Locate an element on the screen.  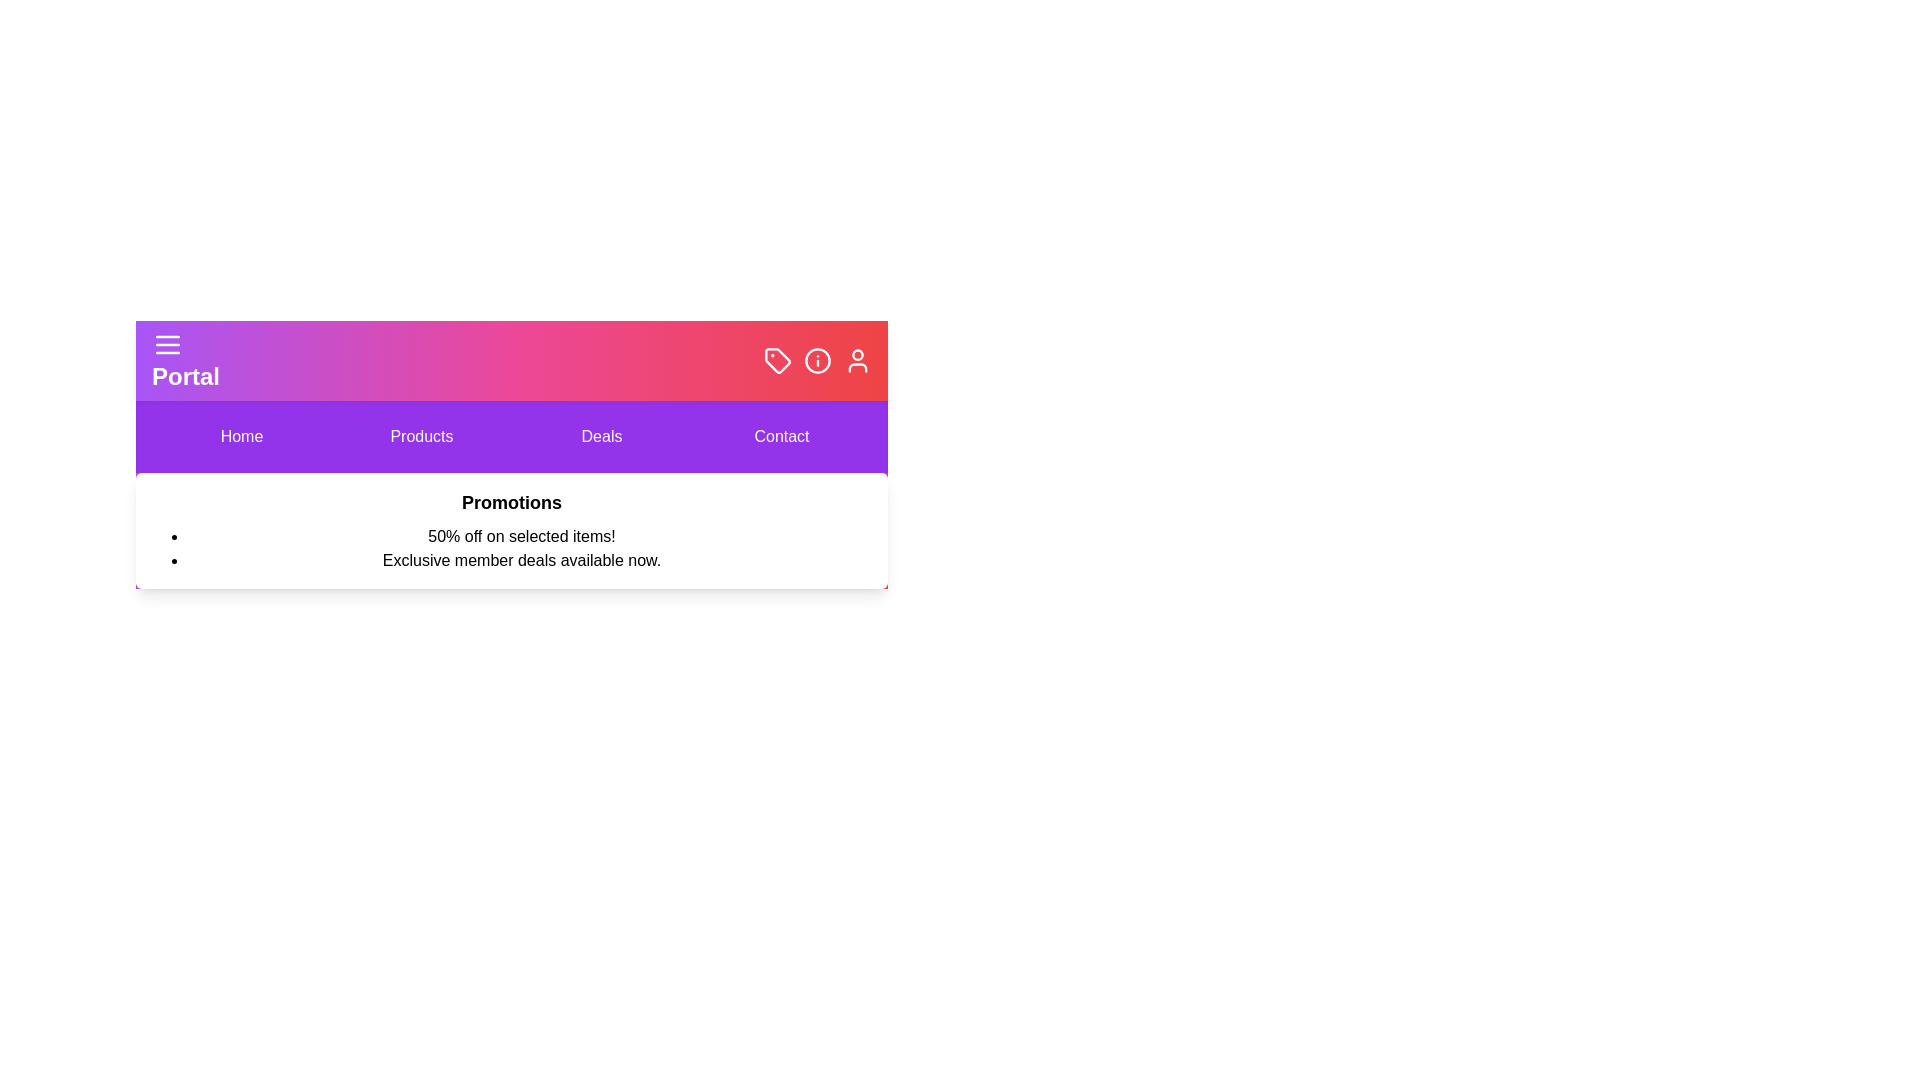
the navigation item Deals from the menu is located at coordinates (600, 435).